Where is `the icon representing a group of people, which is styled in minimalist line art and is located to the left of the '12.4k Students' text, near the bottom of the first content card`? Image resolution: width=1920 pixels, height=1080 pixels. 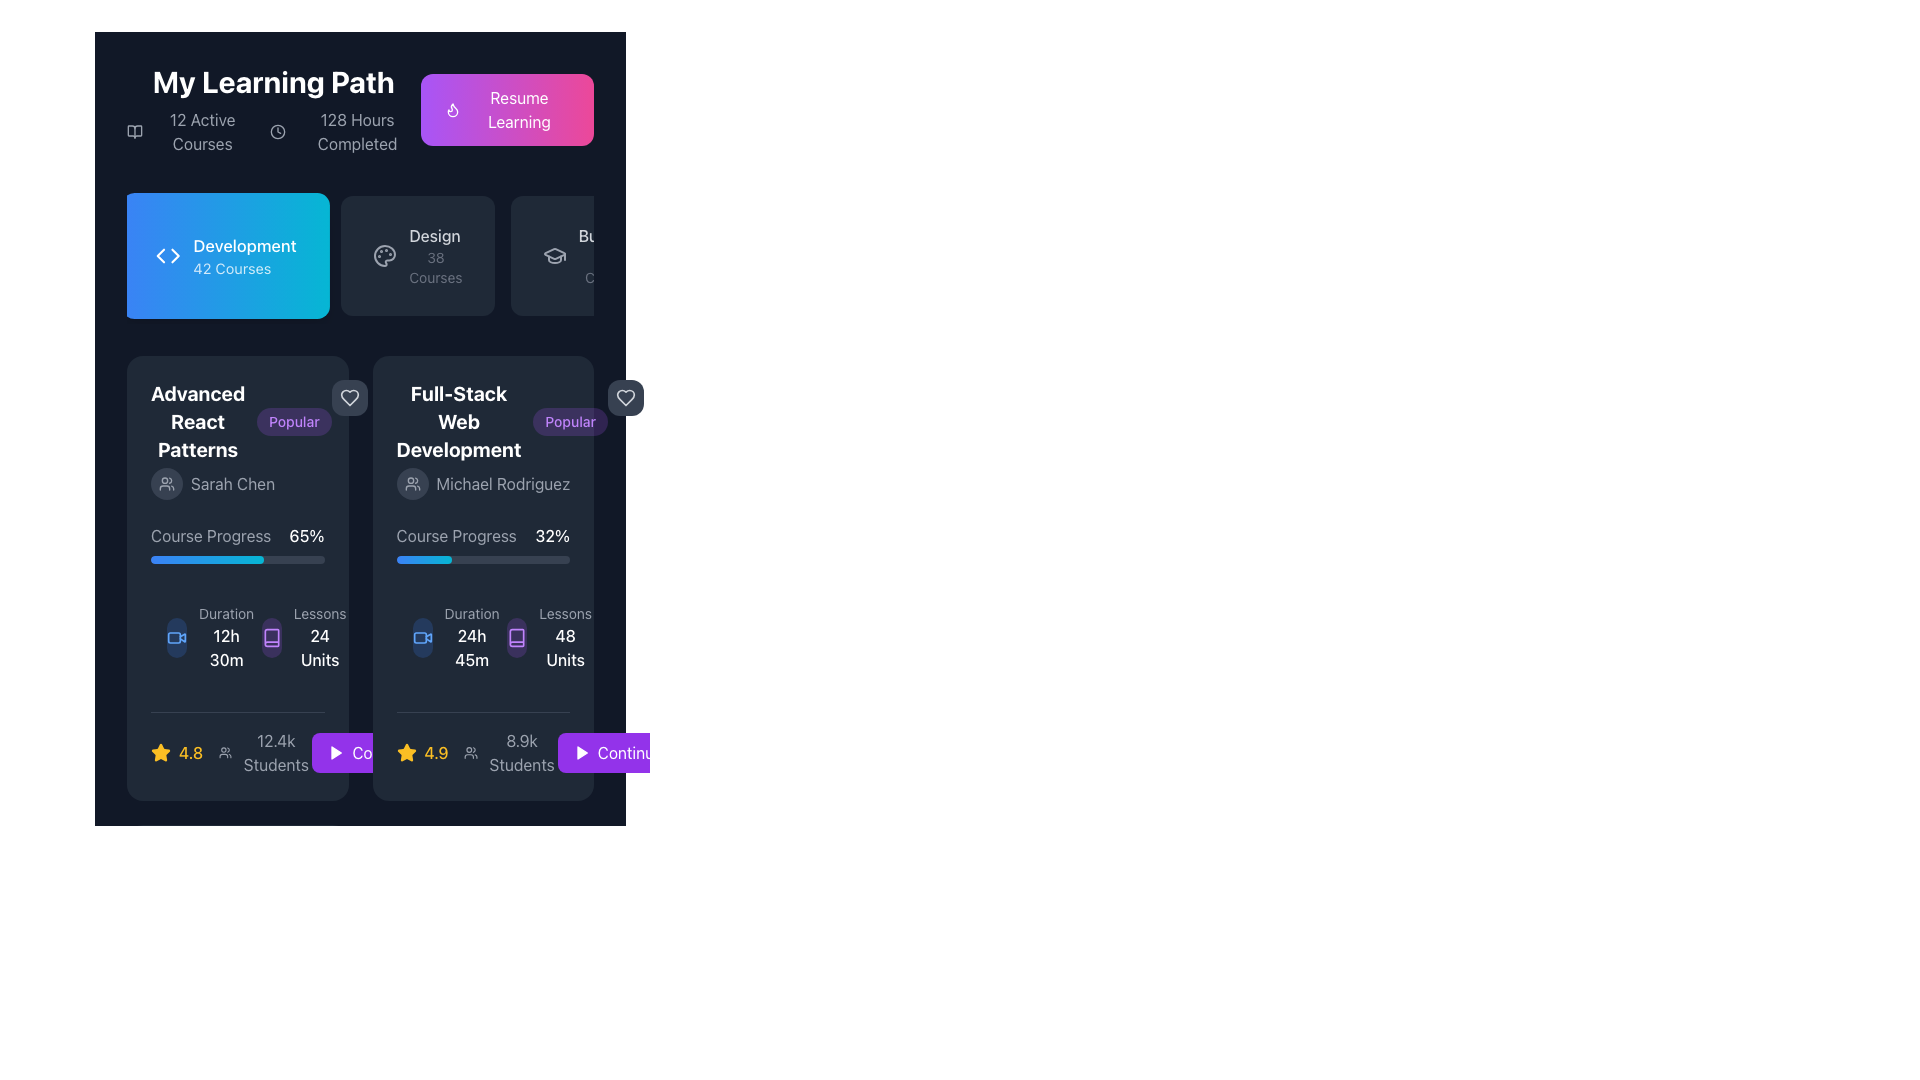
the icon representing a group of people, which is styled in minimalist line art and is located to the left of the '12.4k Students' text, near the bottom of the first content card is located at coordinates (225, 752).